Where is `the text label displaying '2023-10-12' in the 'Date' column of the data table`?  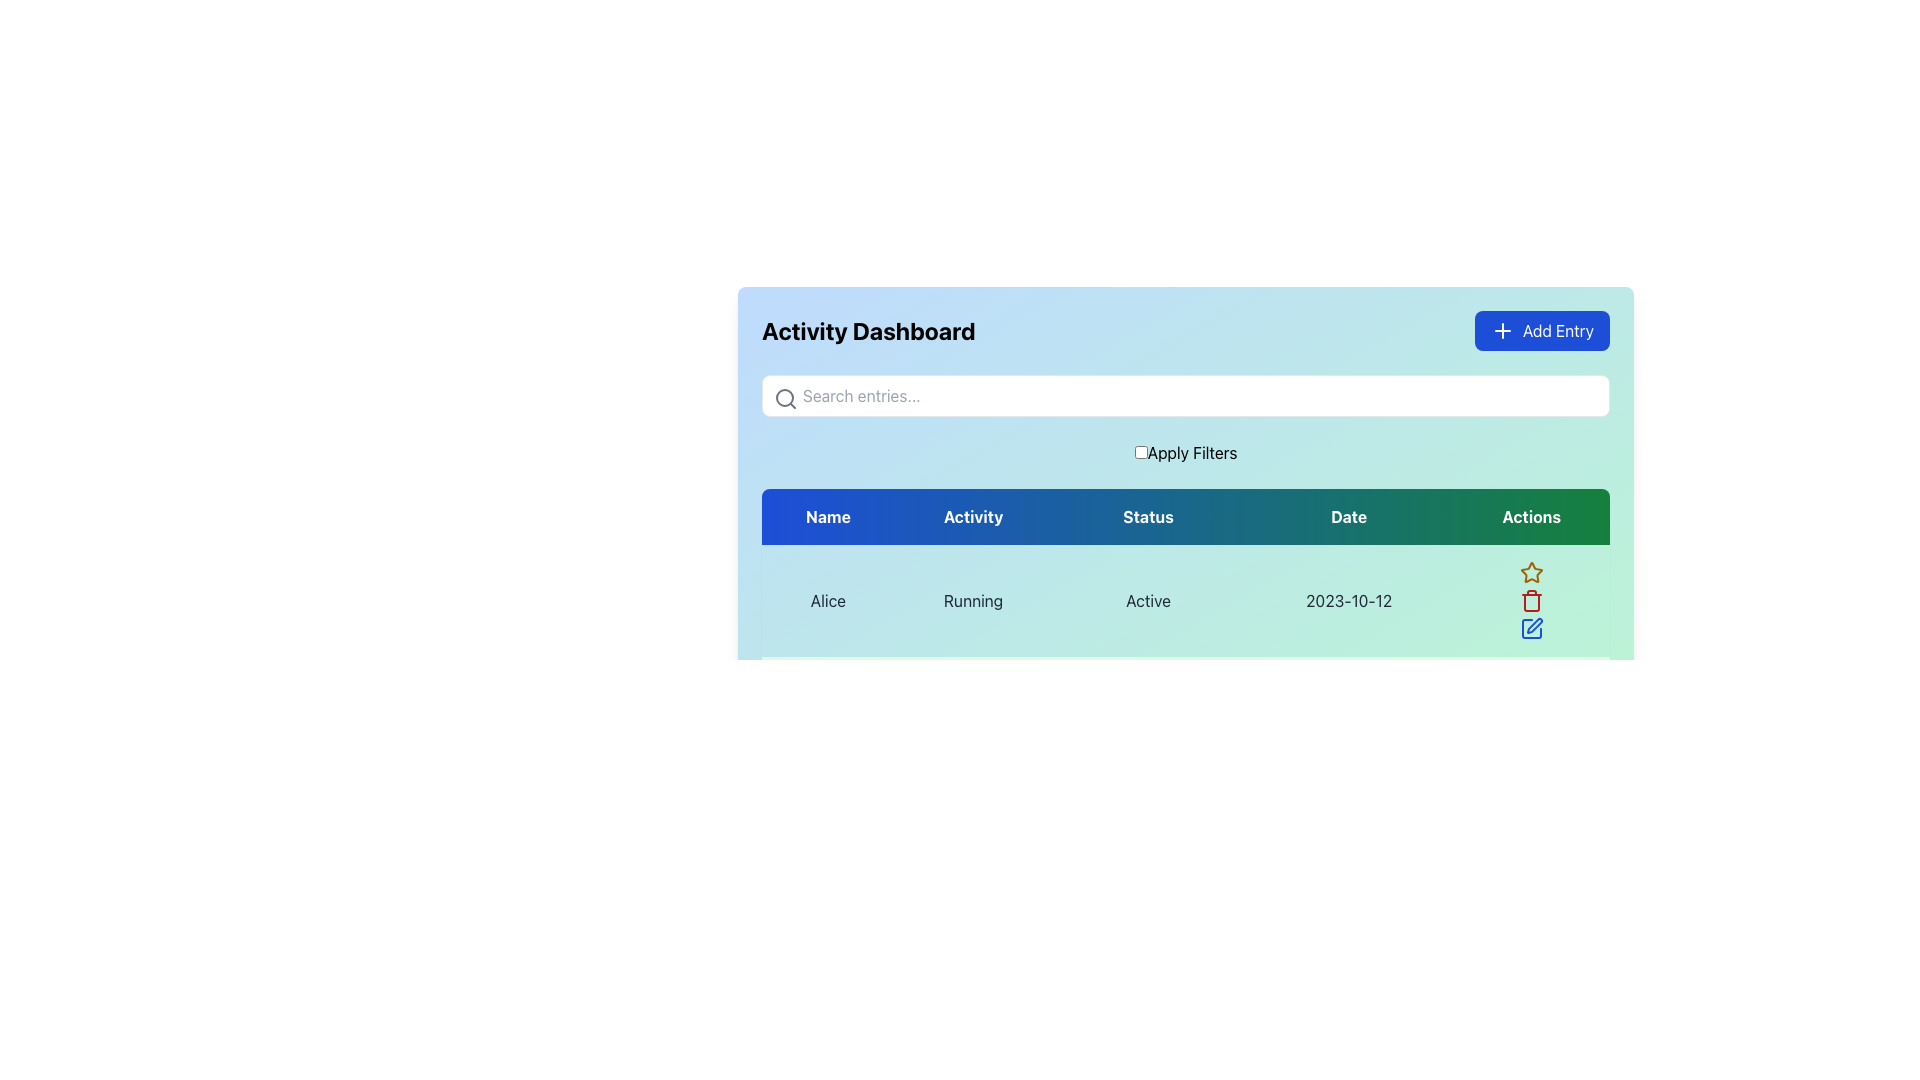
the text label displaying '2023-10-12' in the 'Date' column of the data table is located at coordinates (1349, 600).